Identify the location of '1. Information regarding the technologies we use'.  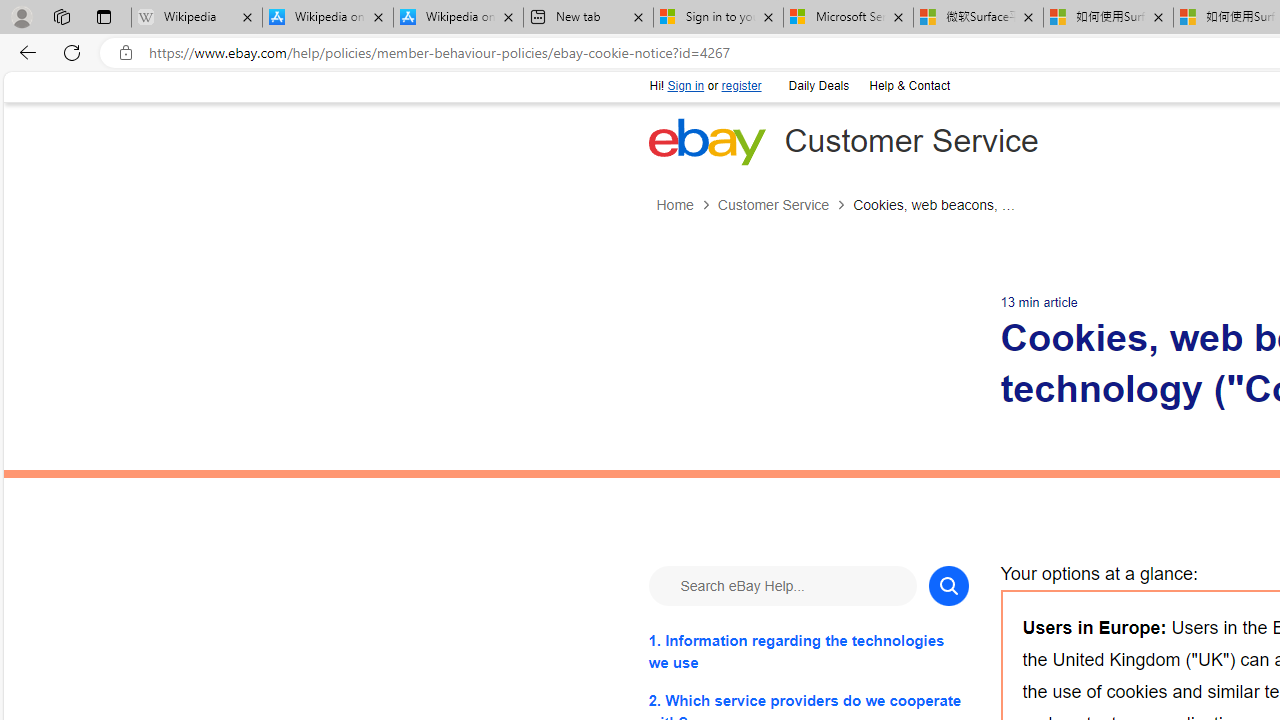
(808, 651).